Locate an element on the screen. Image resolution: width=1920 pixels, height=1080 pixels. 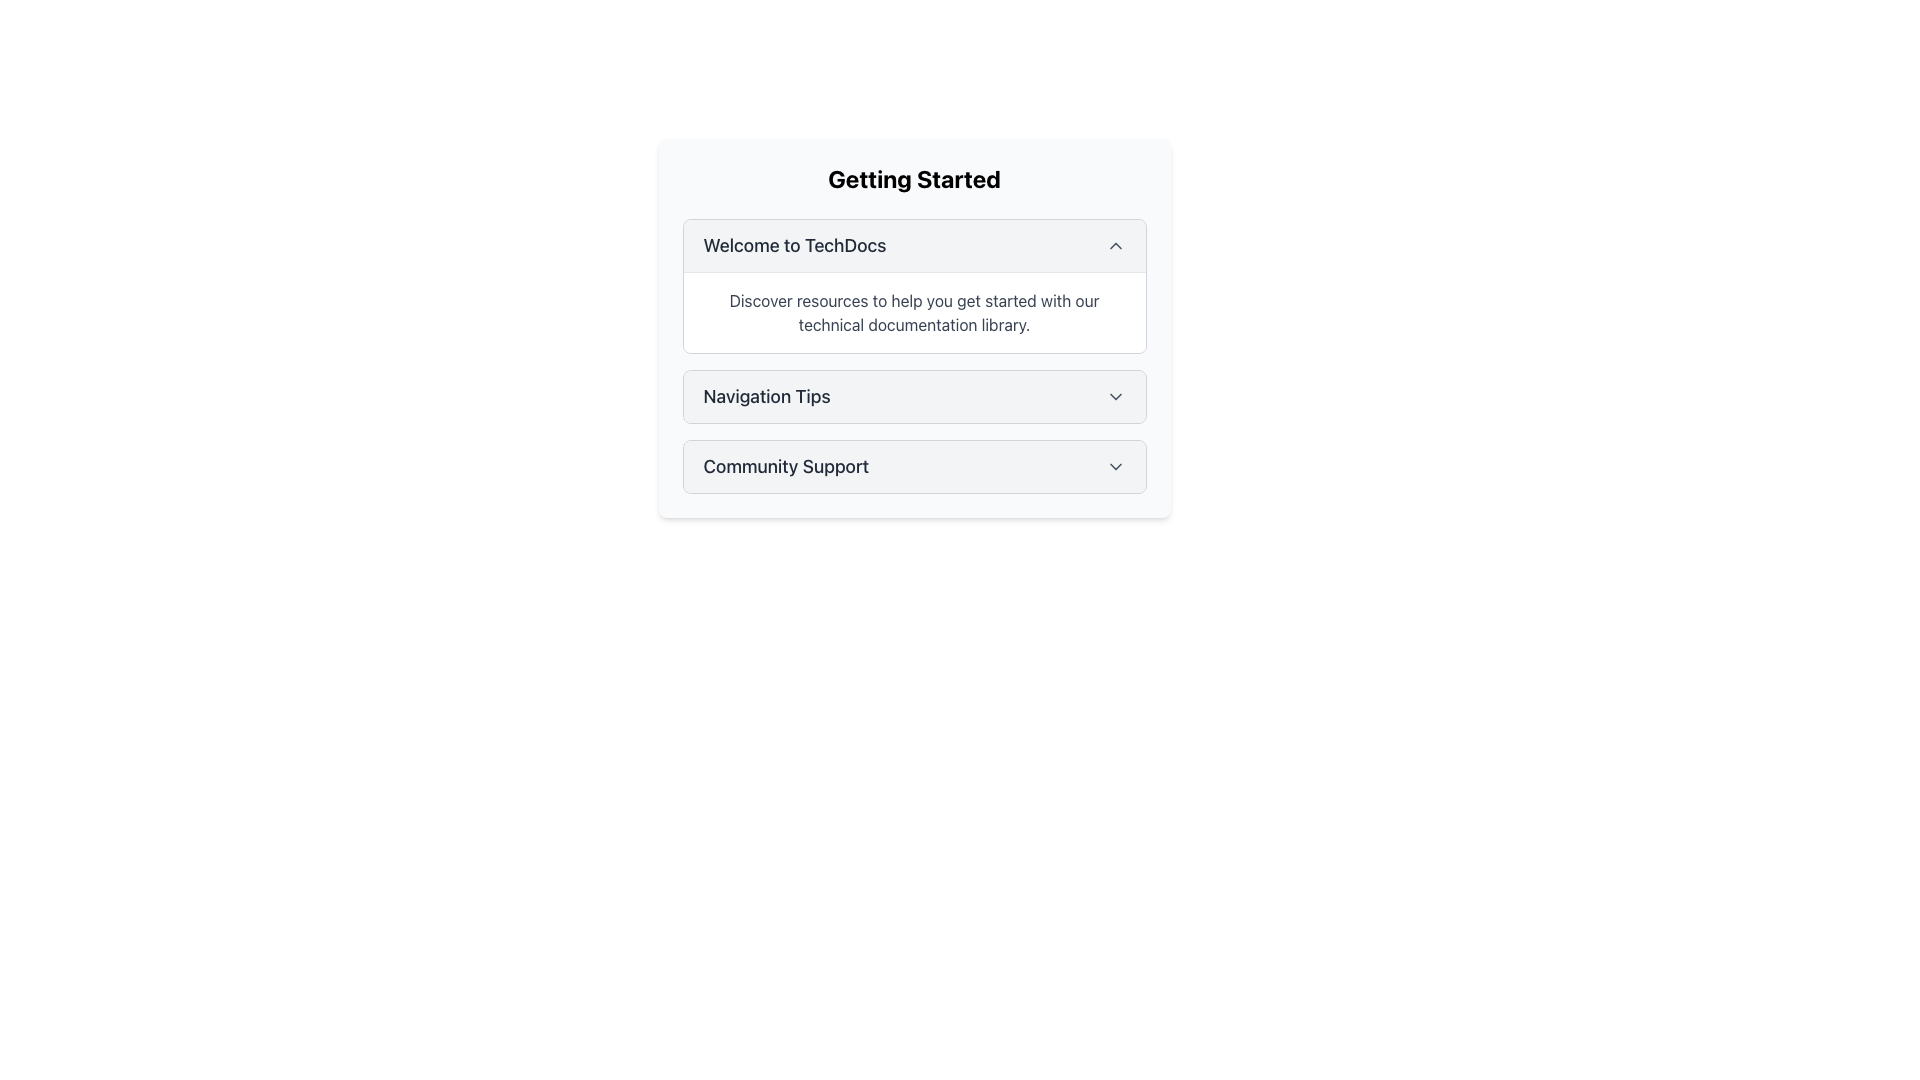
the chevron indicator located at the far right of the 'Navigation Tips' row is located at coordinates (1114, 397).